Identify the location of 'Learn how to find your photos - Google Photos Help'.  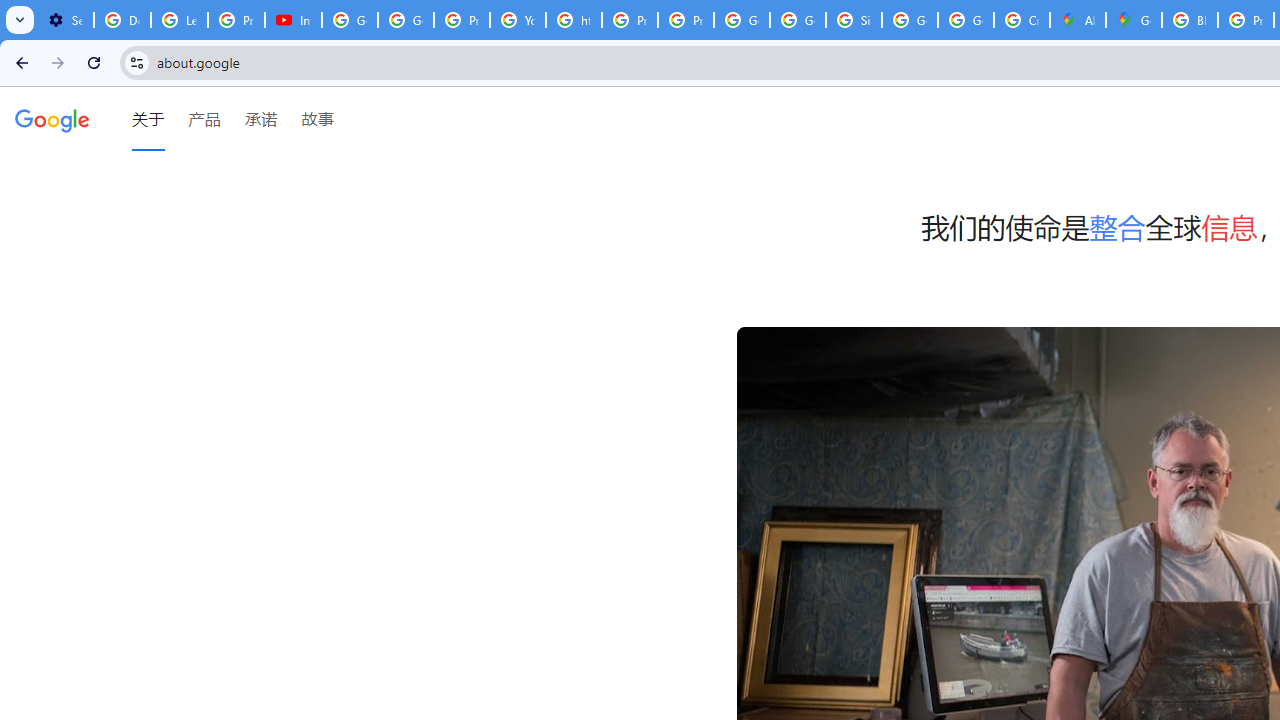
(179, 20).